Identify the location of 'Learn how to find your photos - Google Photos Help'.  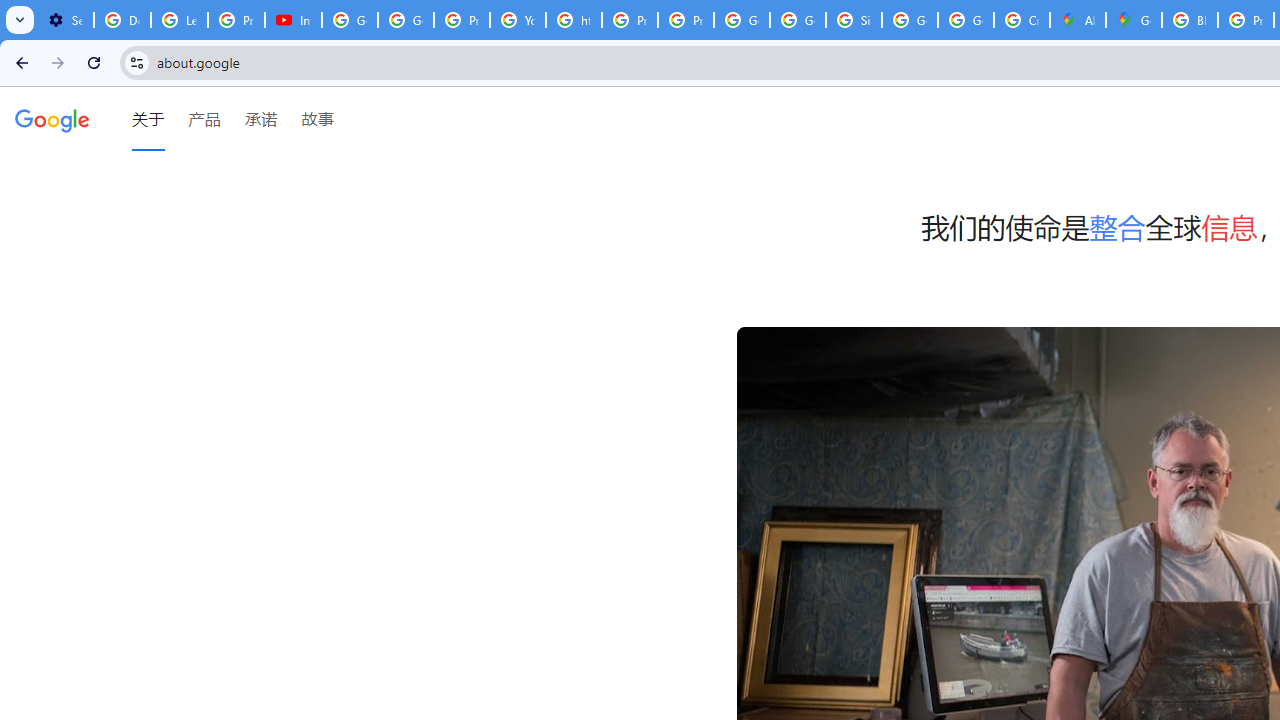
(179, 20).